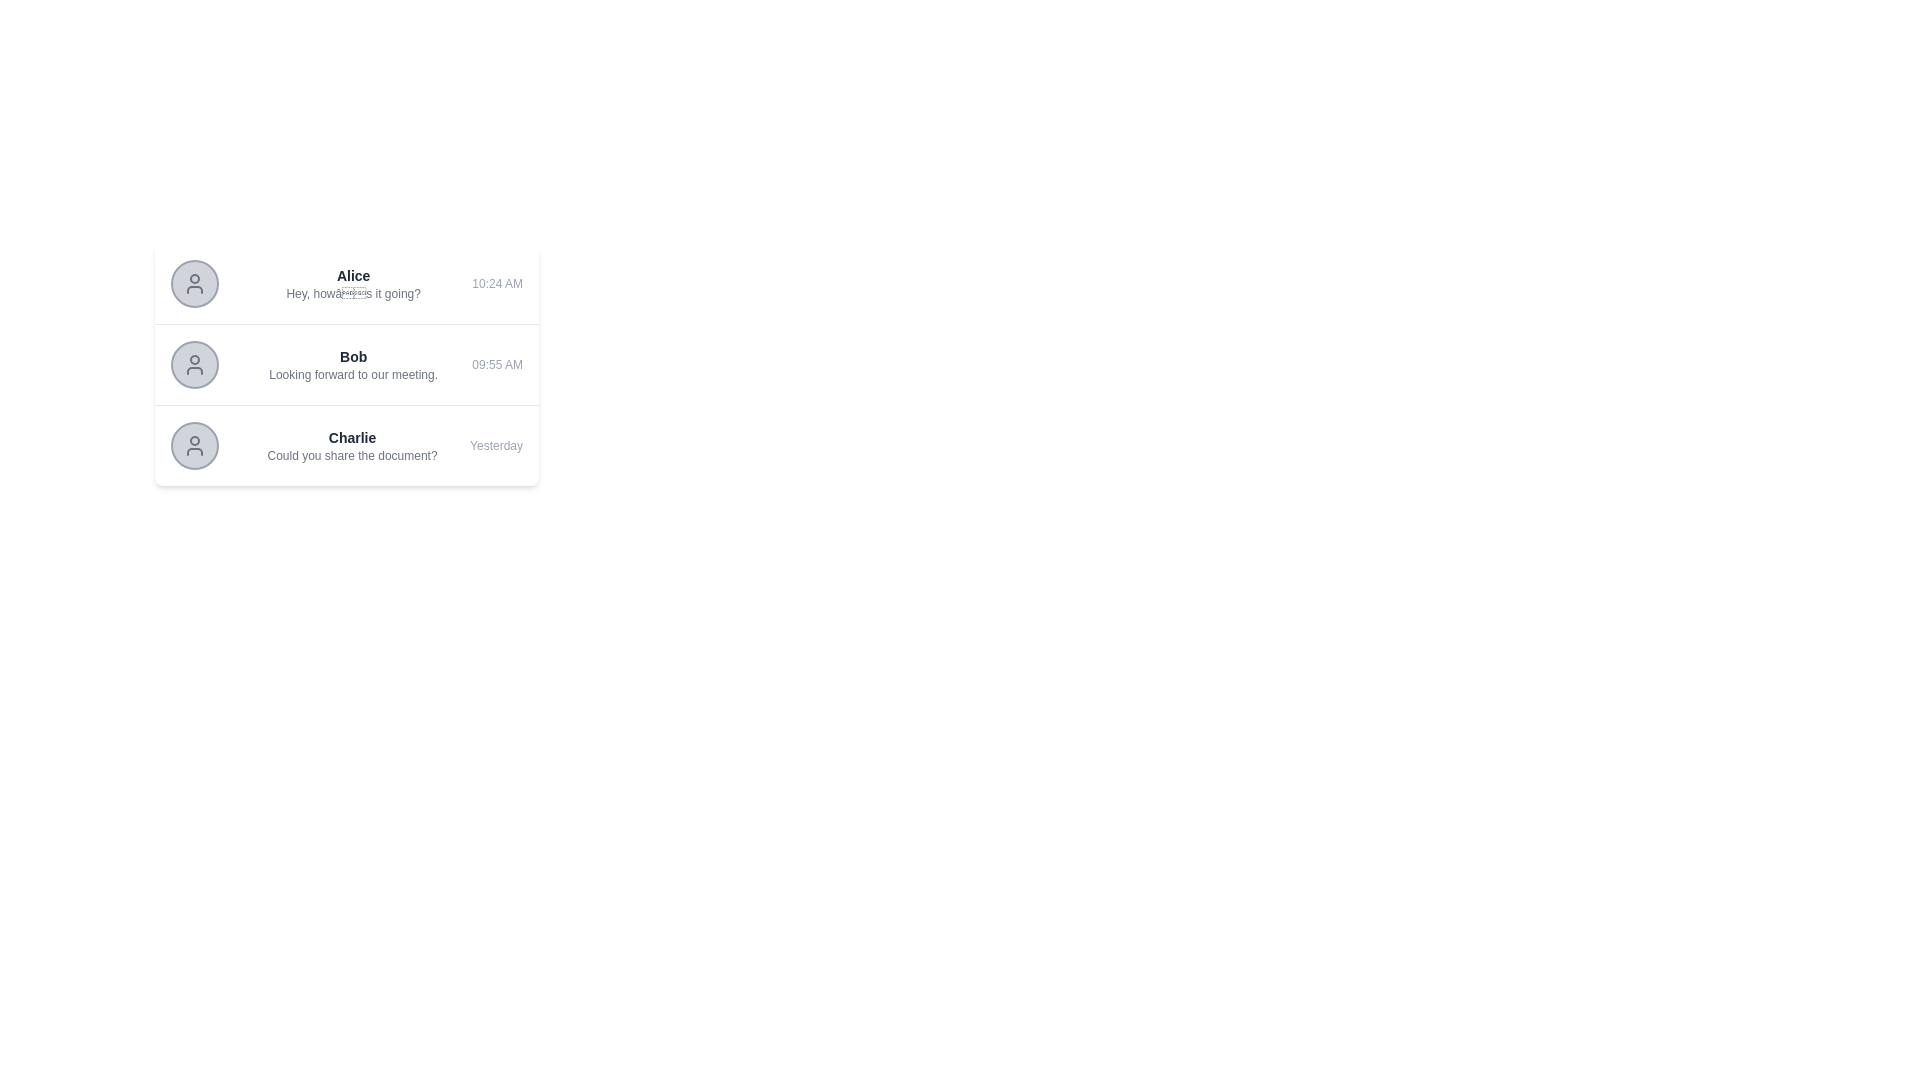 Image resolution: width=1920 pixels, height=1080 pixels. I want to click on the text label that identifies the sender or participant in the conversation, located above the message 'Could you share the document?' in the third row of the list, so click(352, 437).